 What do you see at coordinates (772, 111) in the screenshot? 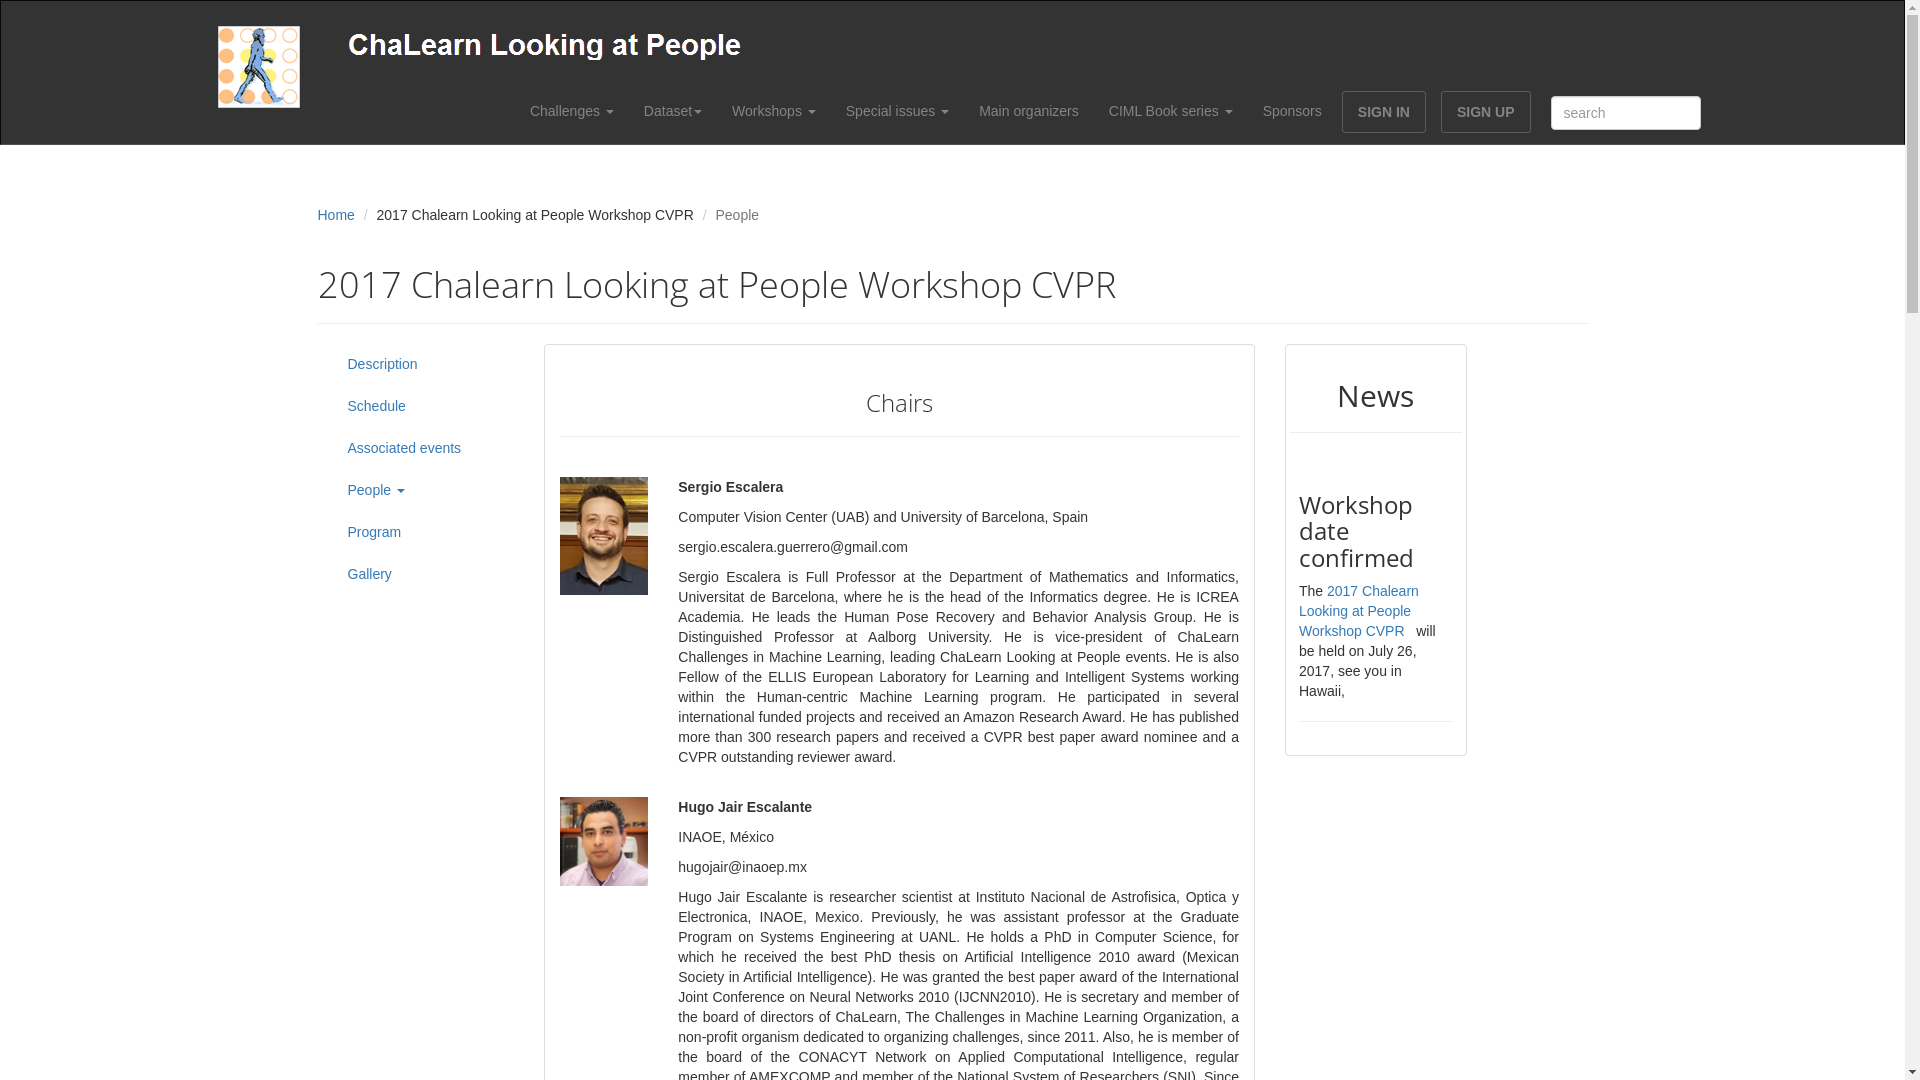
I see `'Workshops'` at bounding box center [772, 111].